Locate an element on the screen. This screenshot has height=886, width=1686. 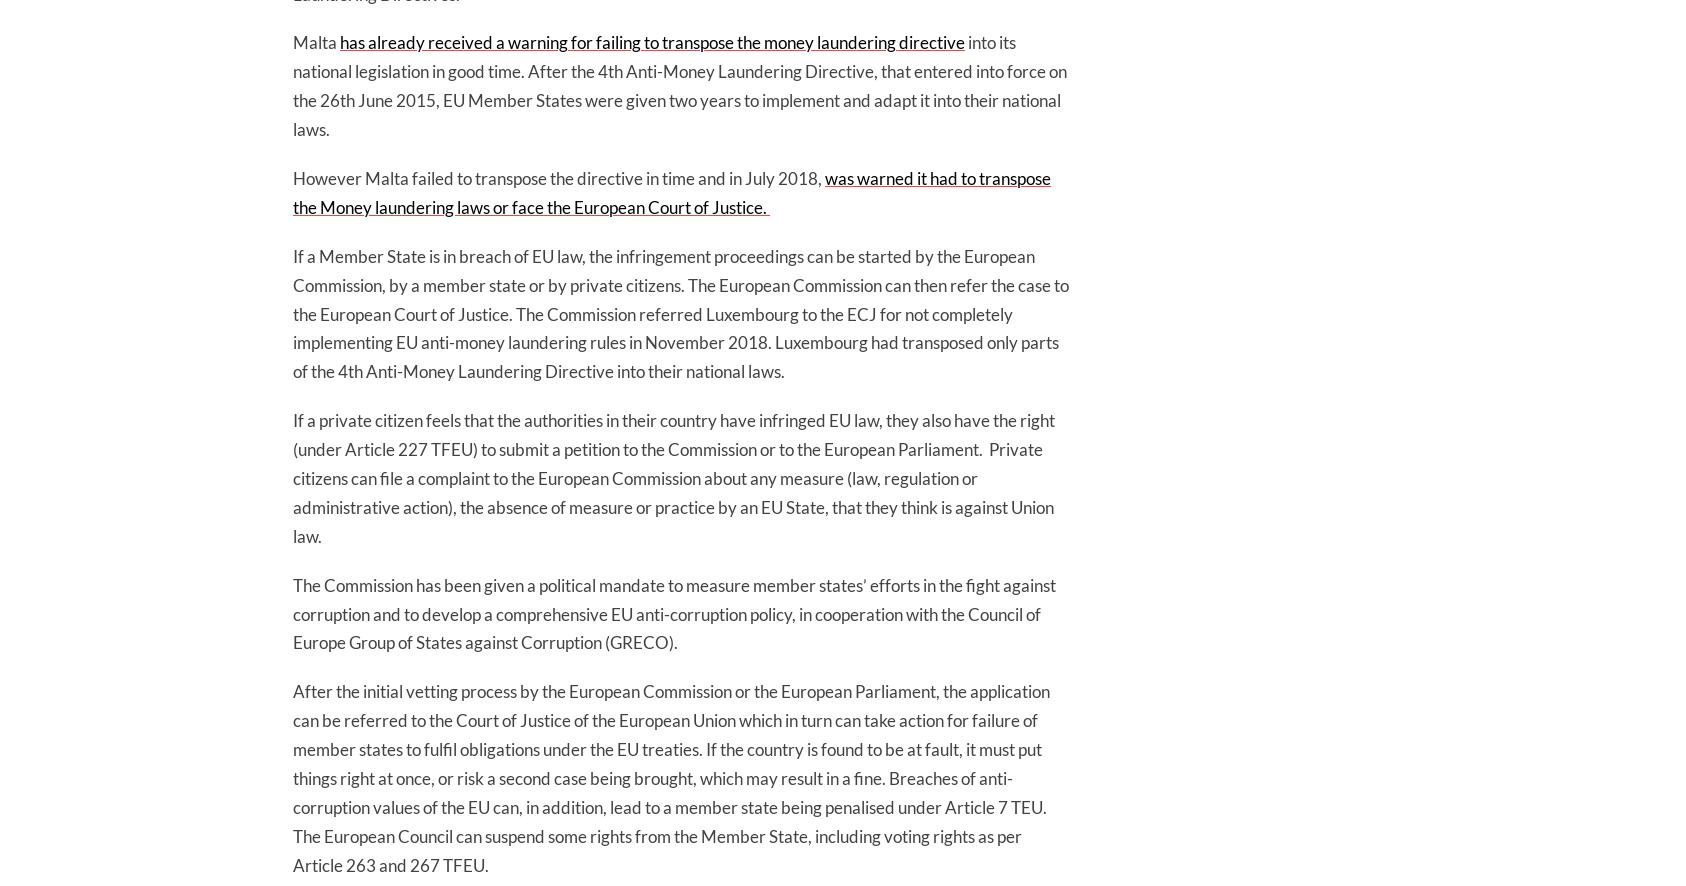
'Malta' is located at coordinates (315, 42).